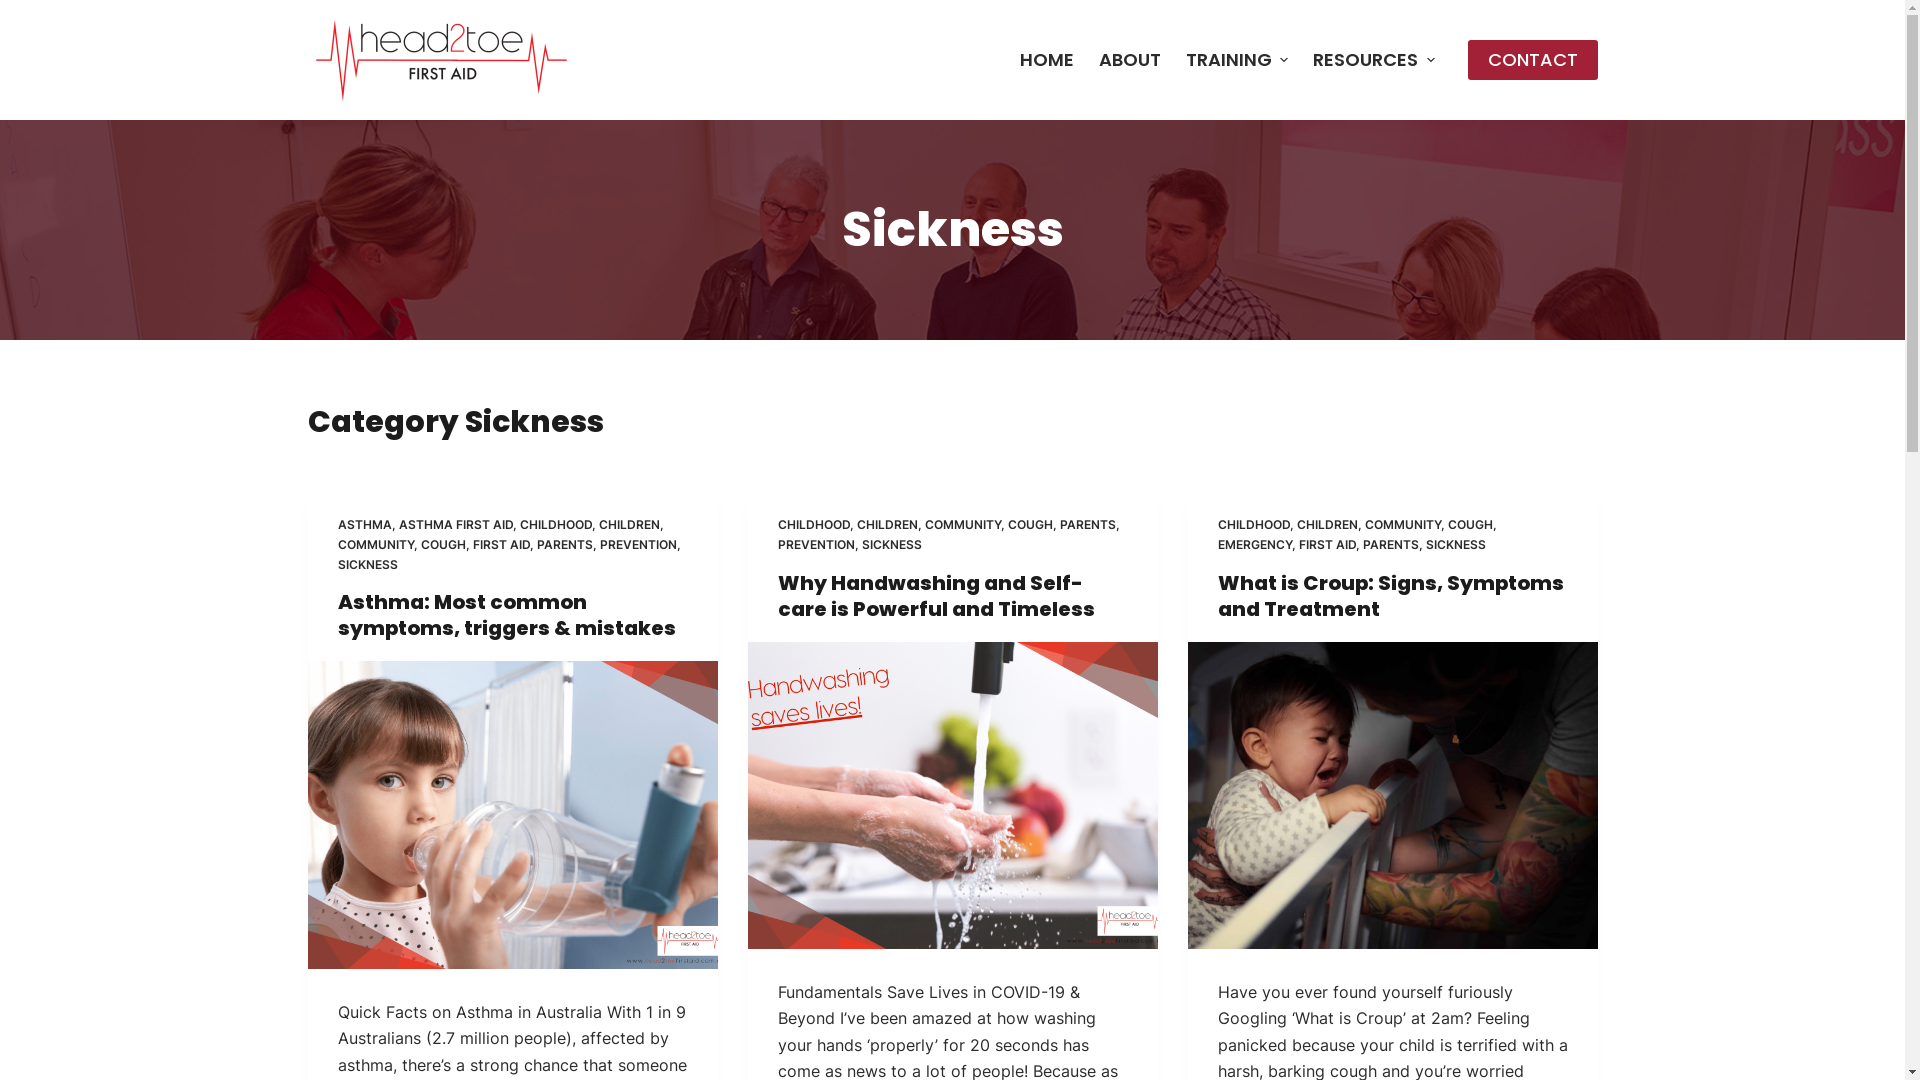 The width and height of the screenshot is (1920, 1080). Describe the element at coordinates (1129, 59) in the screenshot. I see `'ABOUT'` at that location.